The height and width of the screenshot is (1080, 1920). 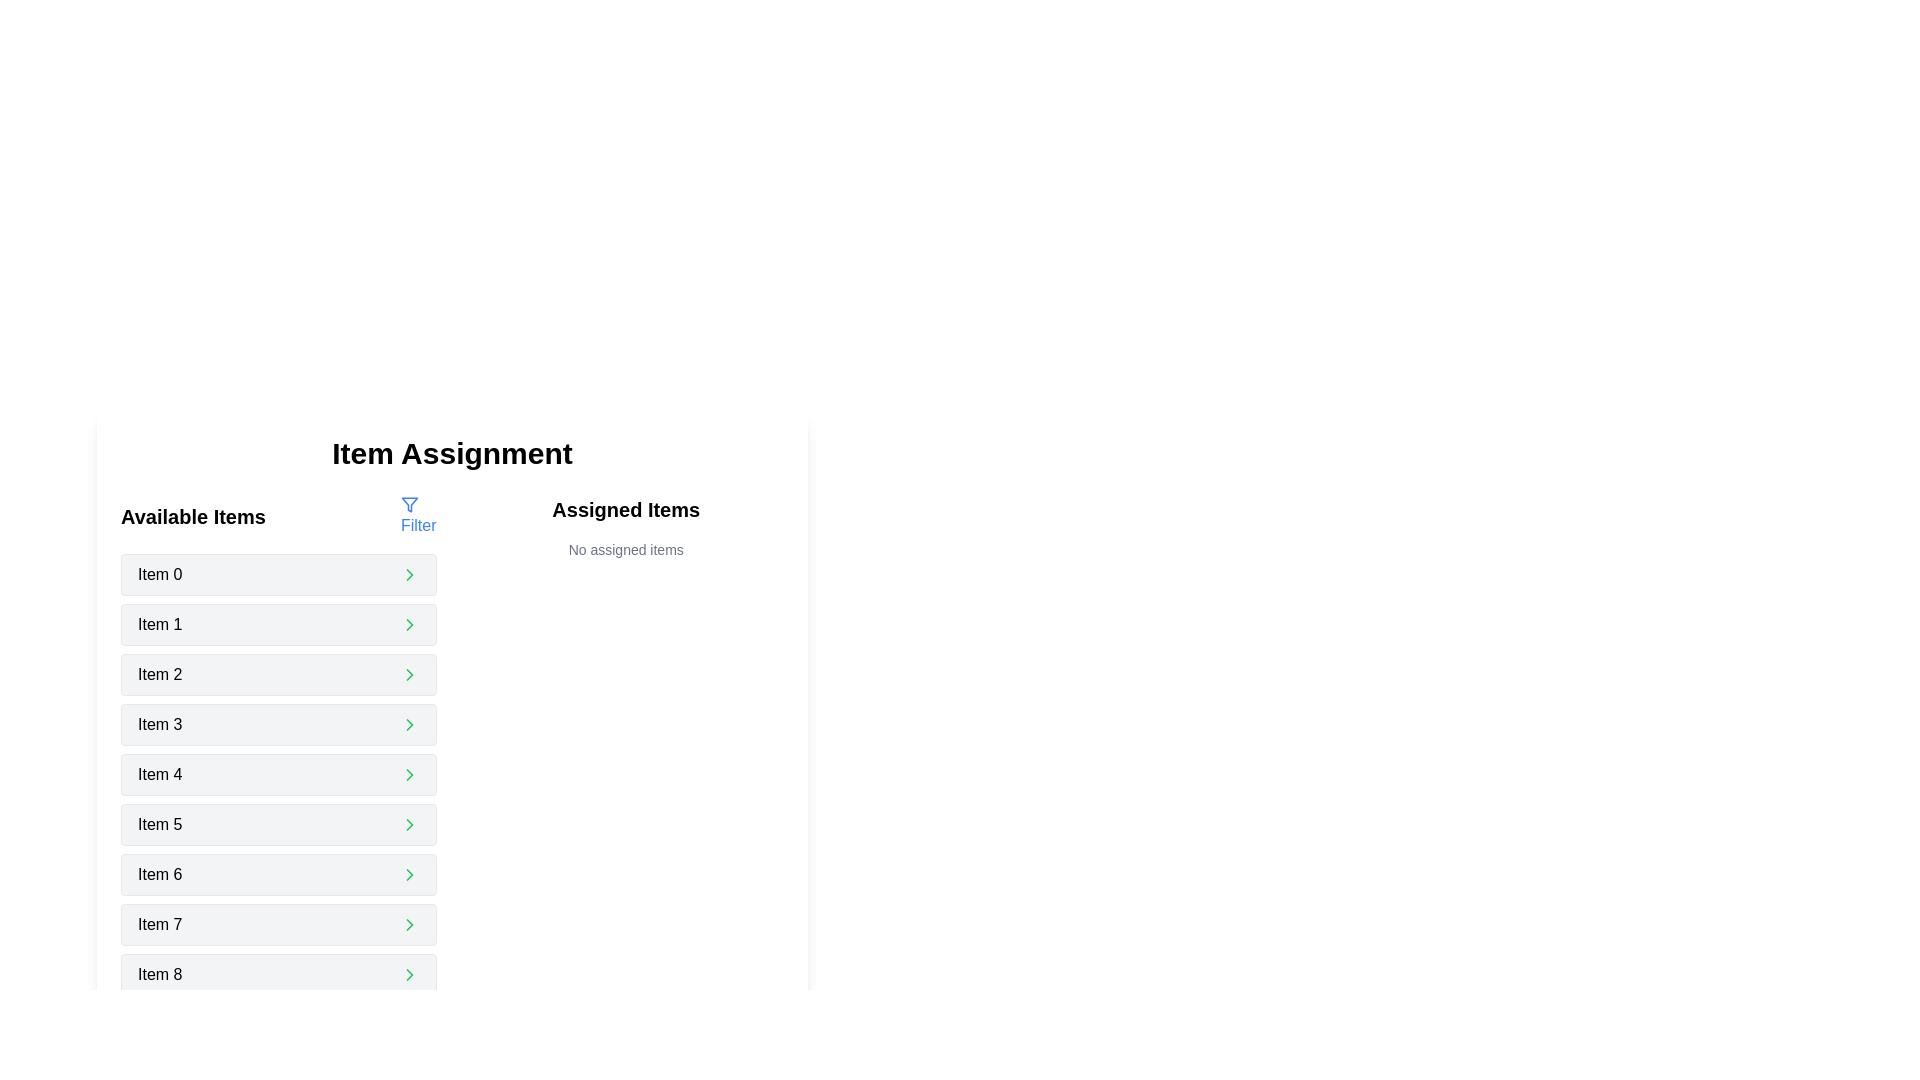 I want to click on the right-aligned arrow icon in the 'Item 7' row, so click(x=408, y=925).